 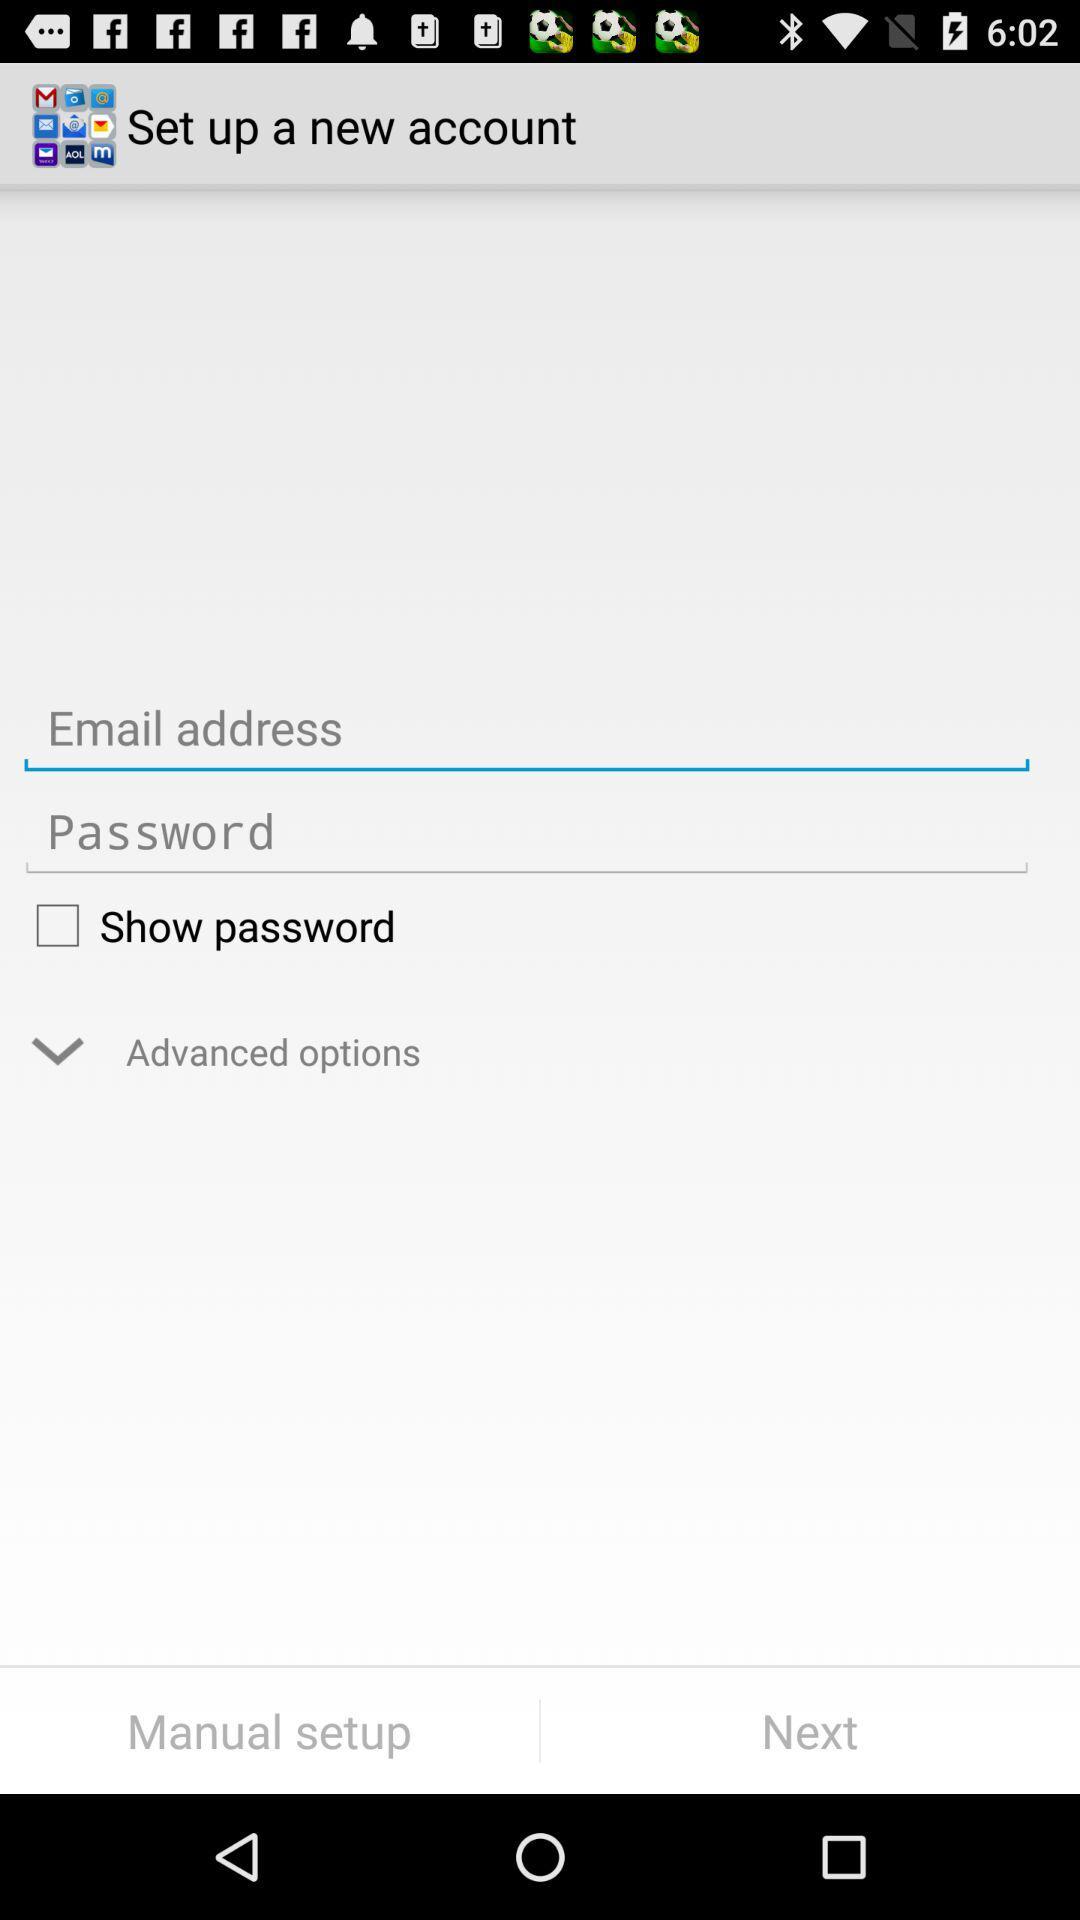 I want to click on item next to manual setup, so click(x=810, y=1730).